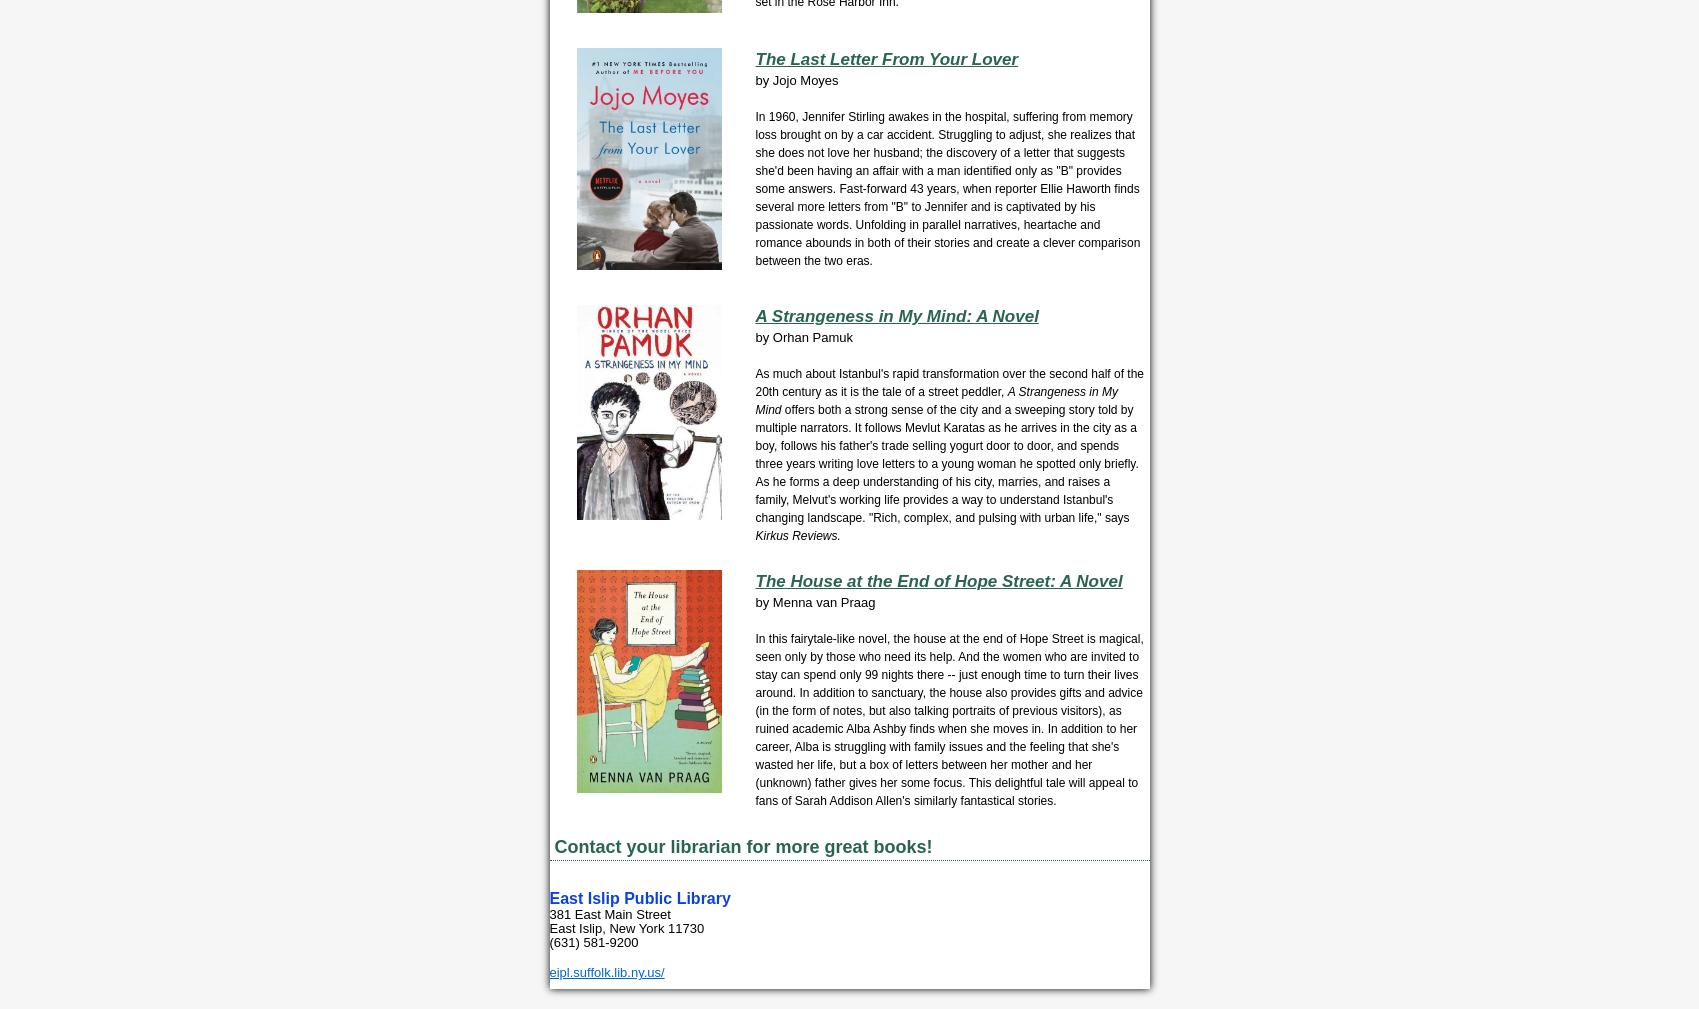  What do you see at coordinates (823, 602) in the screenshot?
I see `'Menna van Praag'` at bounding box center [823, 602].